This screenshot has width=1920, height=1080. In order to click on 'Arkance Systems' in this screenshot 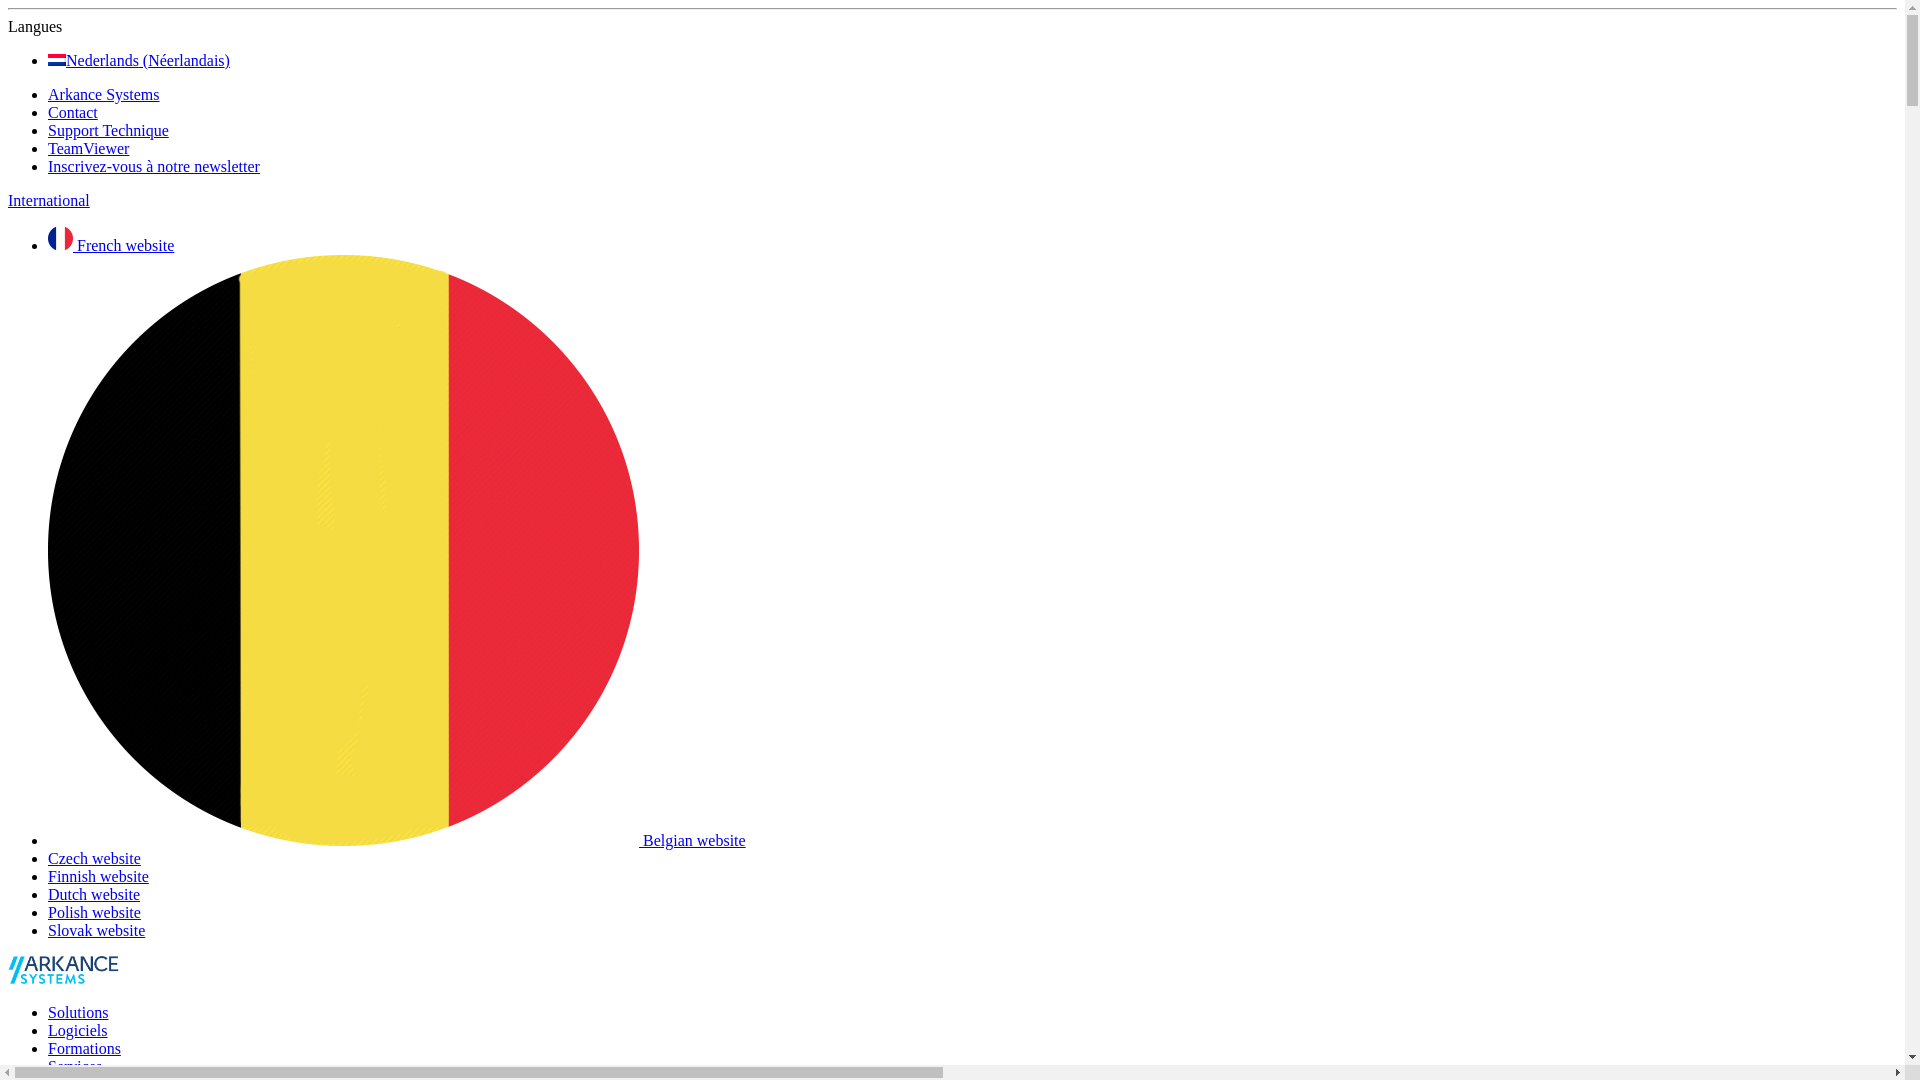, I will do `click(48, 94)`.